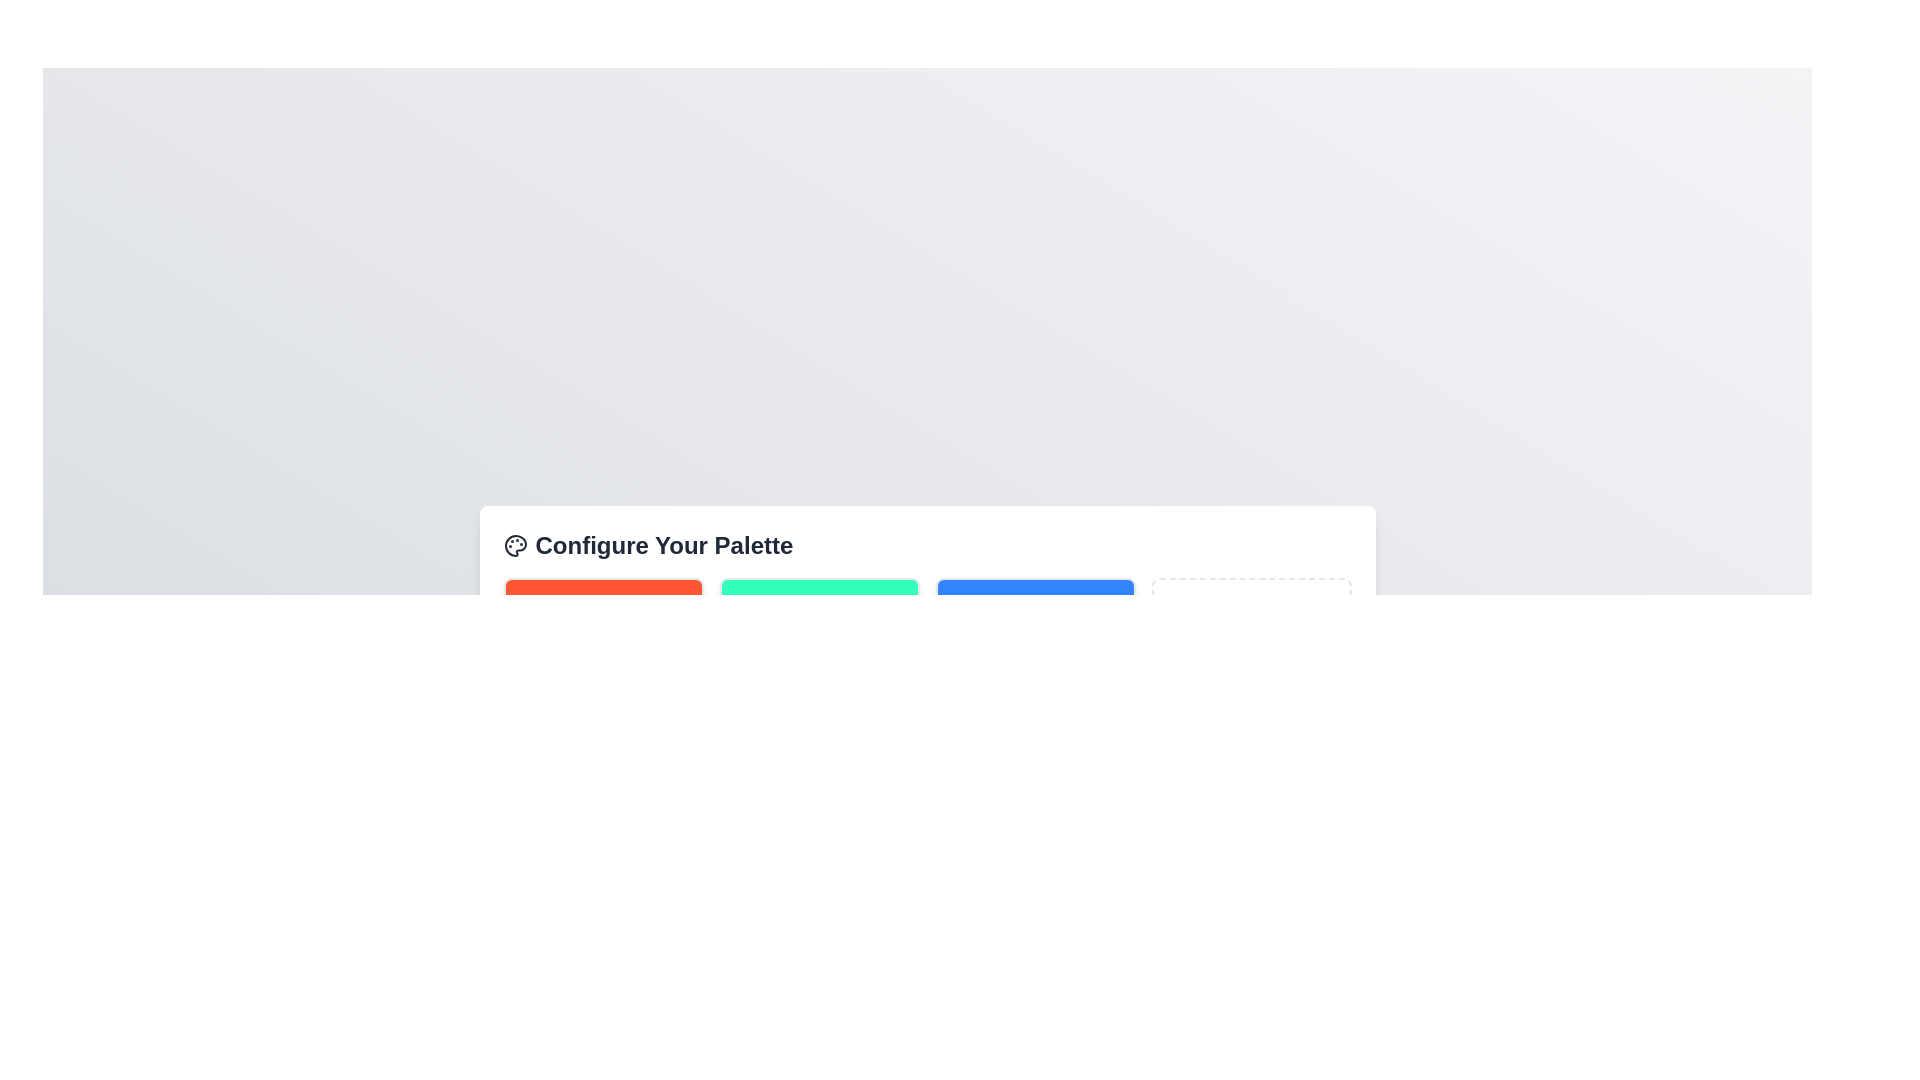  I want to click on the configuration icon that represents customizing a palette, which is located slightly to the left of the 'Configure Your Palette' text, so click(515, 546).